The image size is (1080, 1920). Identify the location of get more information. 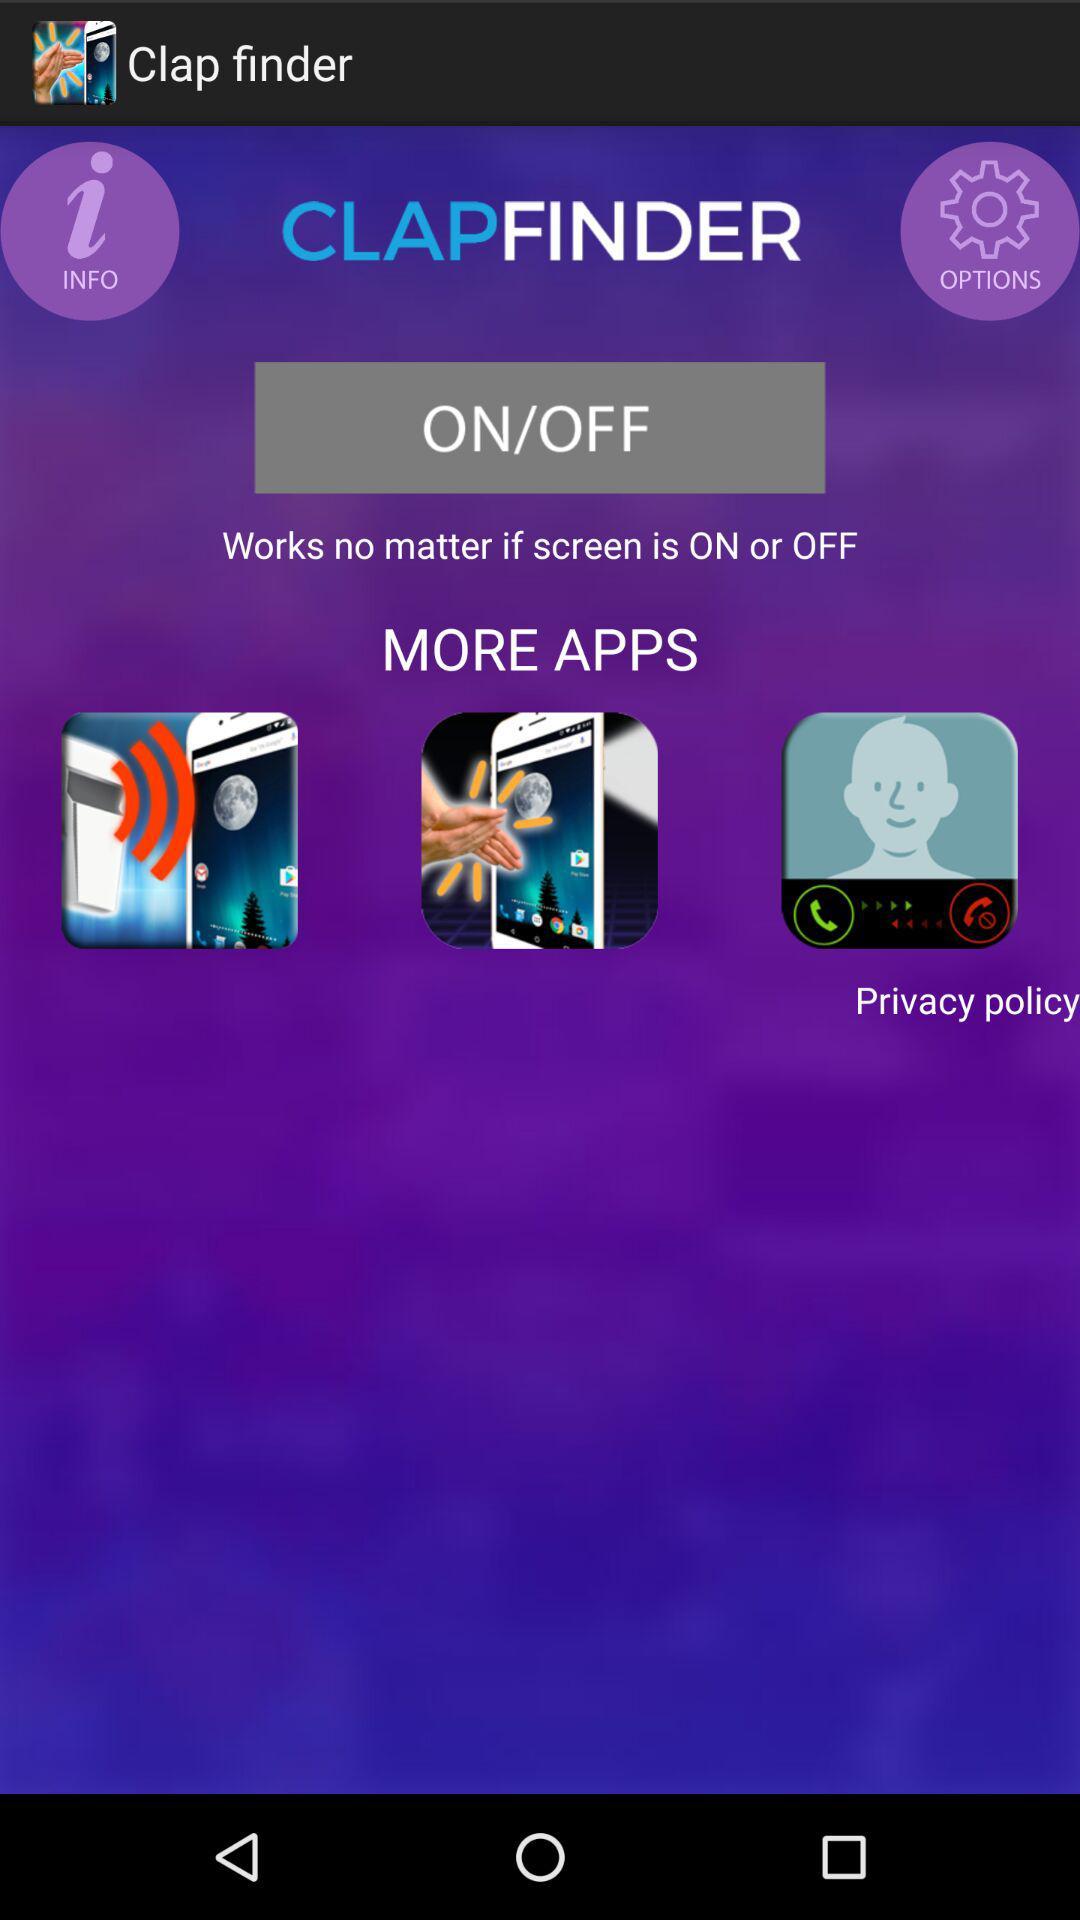
(88, 230).